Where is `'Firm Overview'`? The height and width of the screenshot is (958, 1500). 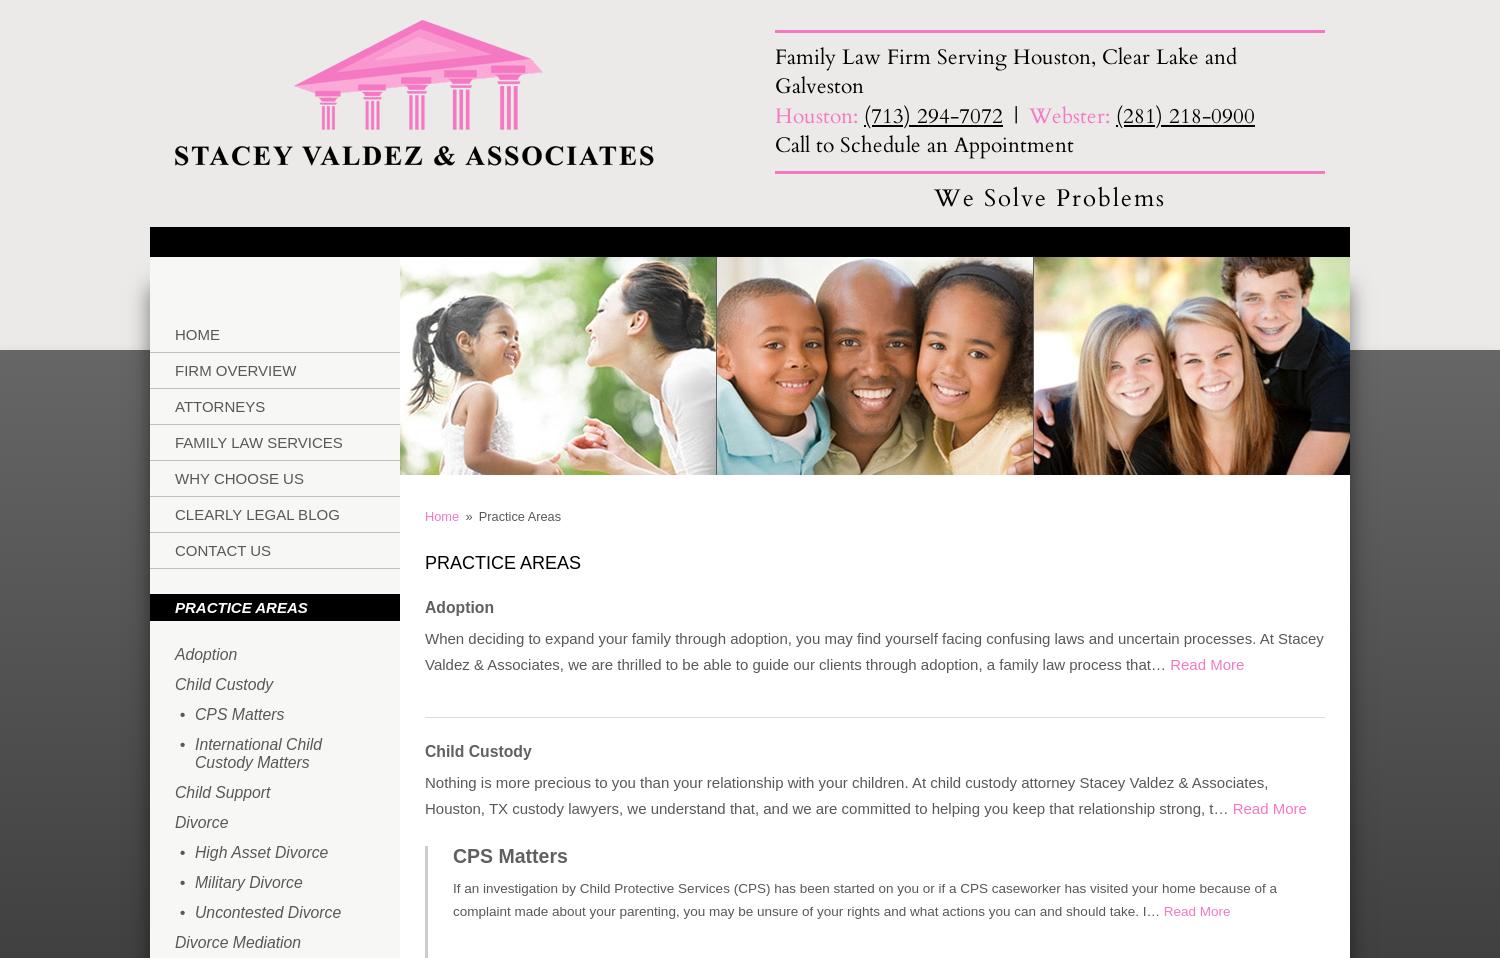
'Firm Overview' is located at coordinates (234, 368).